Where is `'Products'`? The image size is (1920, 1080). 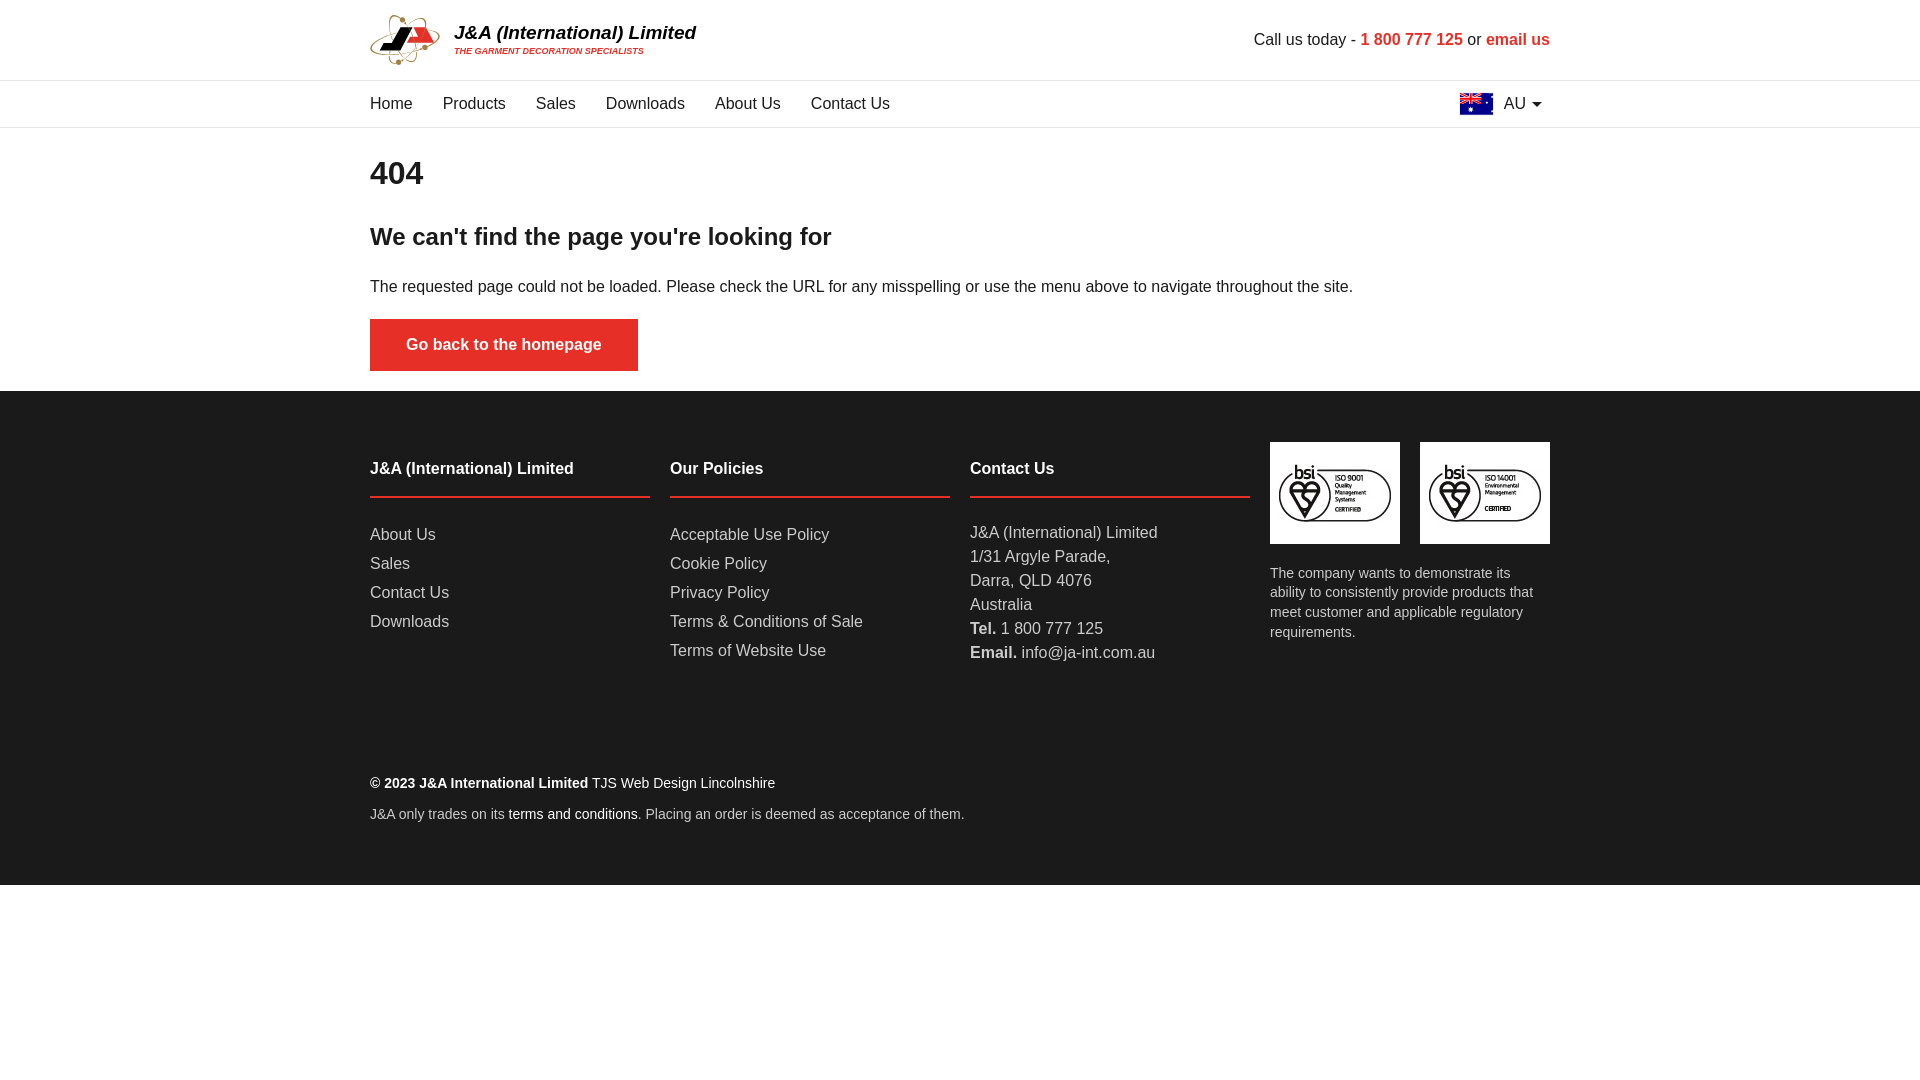
'Products' is located at coordinates (473, 104).